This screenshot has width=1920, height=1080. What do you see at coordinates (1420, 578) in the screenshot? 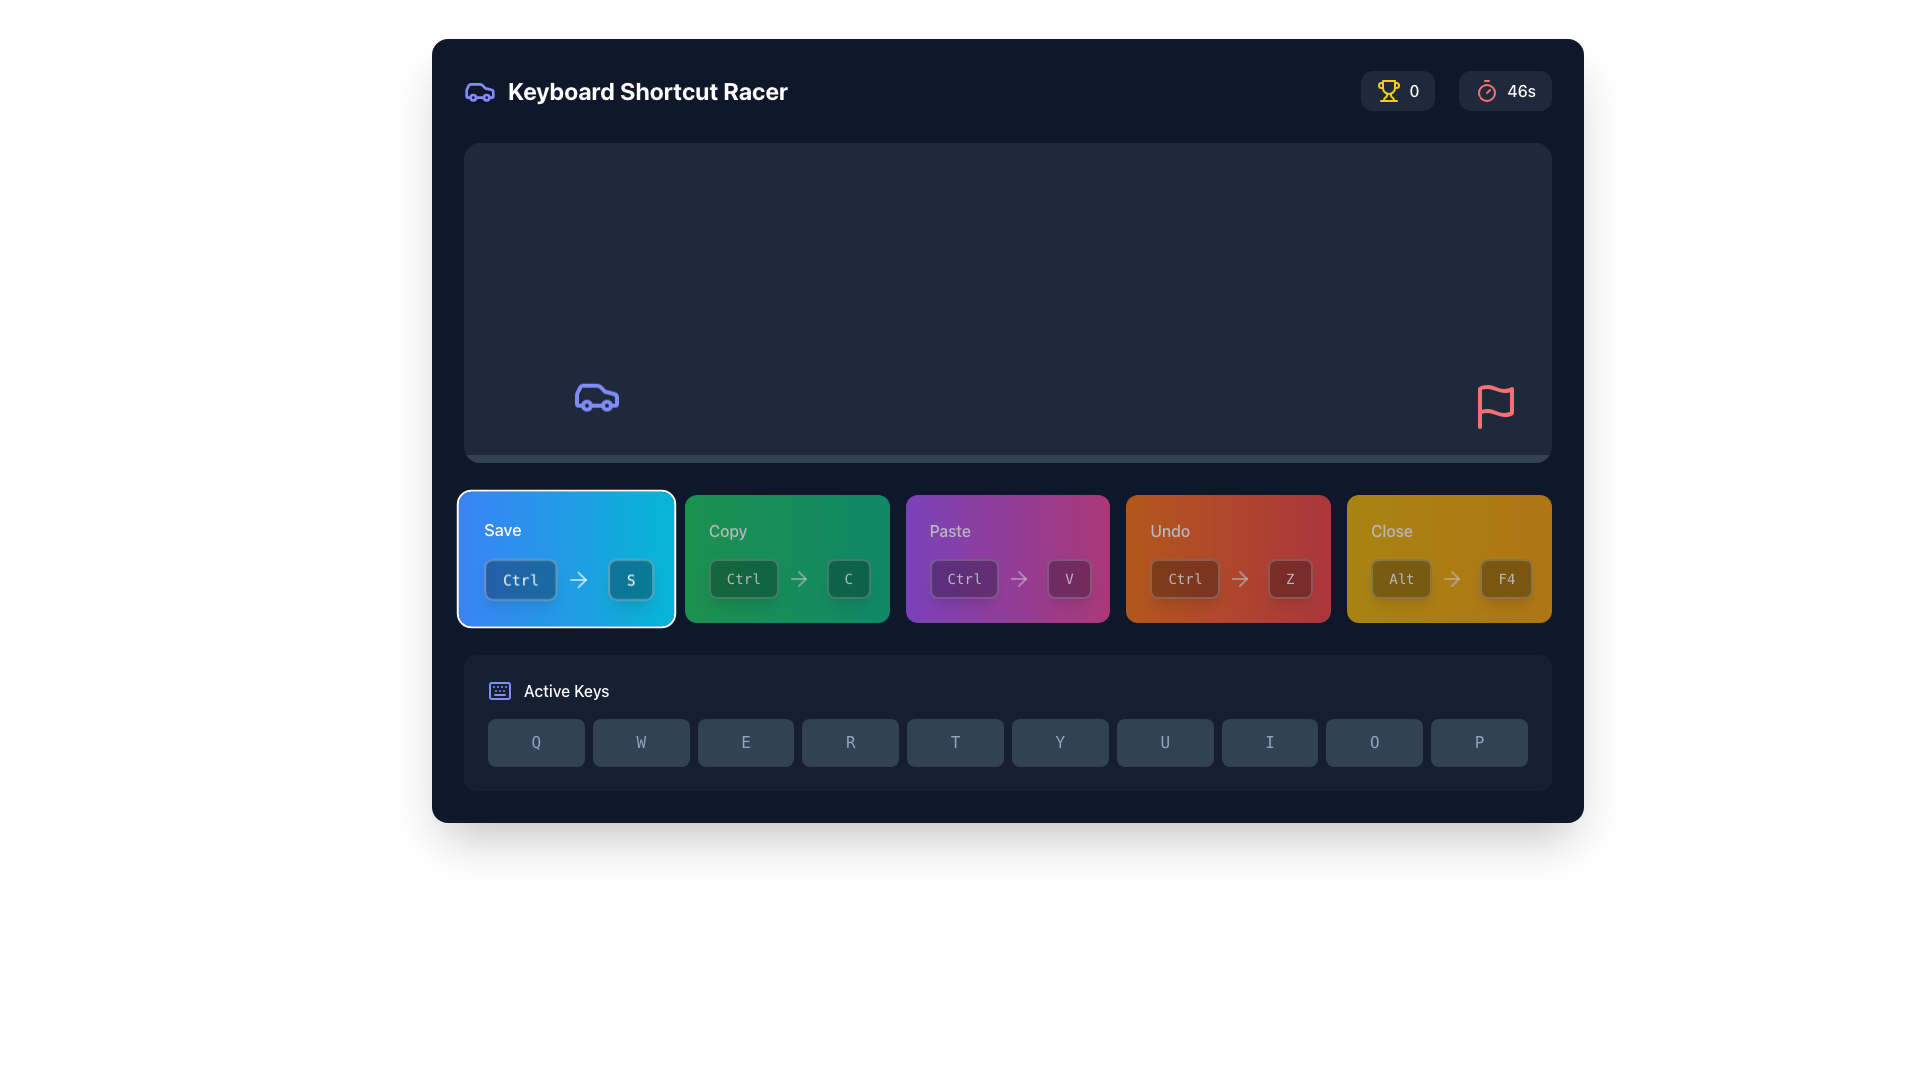
I see `the role of the 'Alt' button-style key representation, which is a rectangular interactive element with a rounded outline and white text on a dark background, located in the 'Close' section of the interface` at bounding box center [1420, 578].